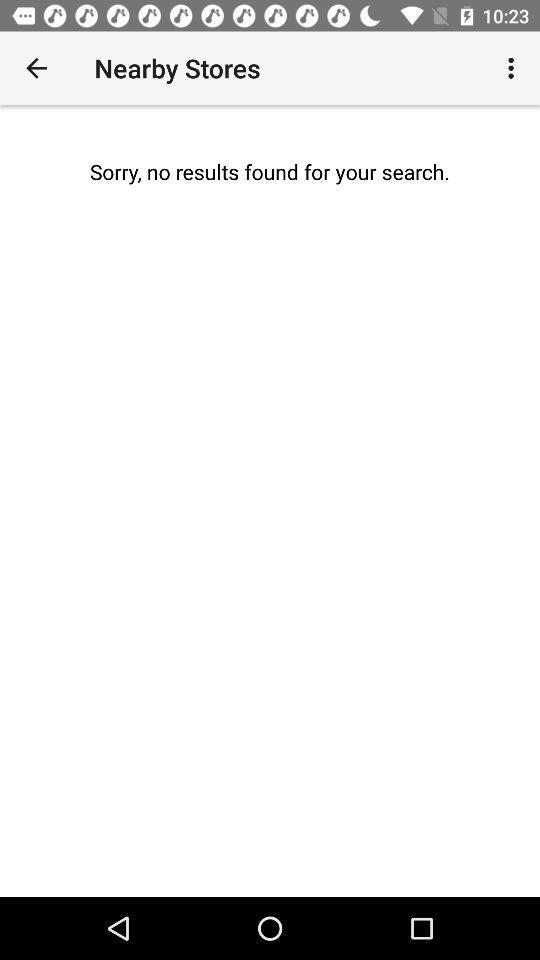 The height and width of the screenshot is (960, 540). What do you see at coordinates (513, 68) in the screenshot?
I see `the icon to the right of the nearby stores icon` at bounding box center [513, 68].